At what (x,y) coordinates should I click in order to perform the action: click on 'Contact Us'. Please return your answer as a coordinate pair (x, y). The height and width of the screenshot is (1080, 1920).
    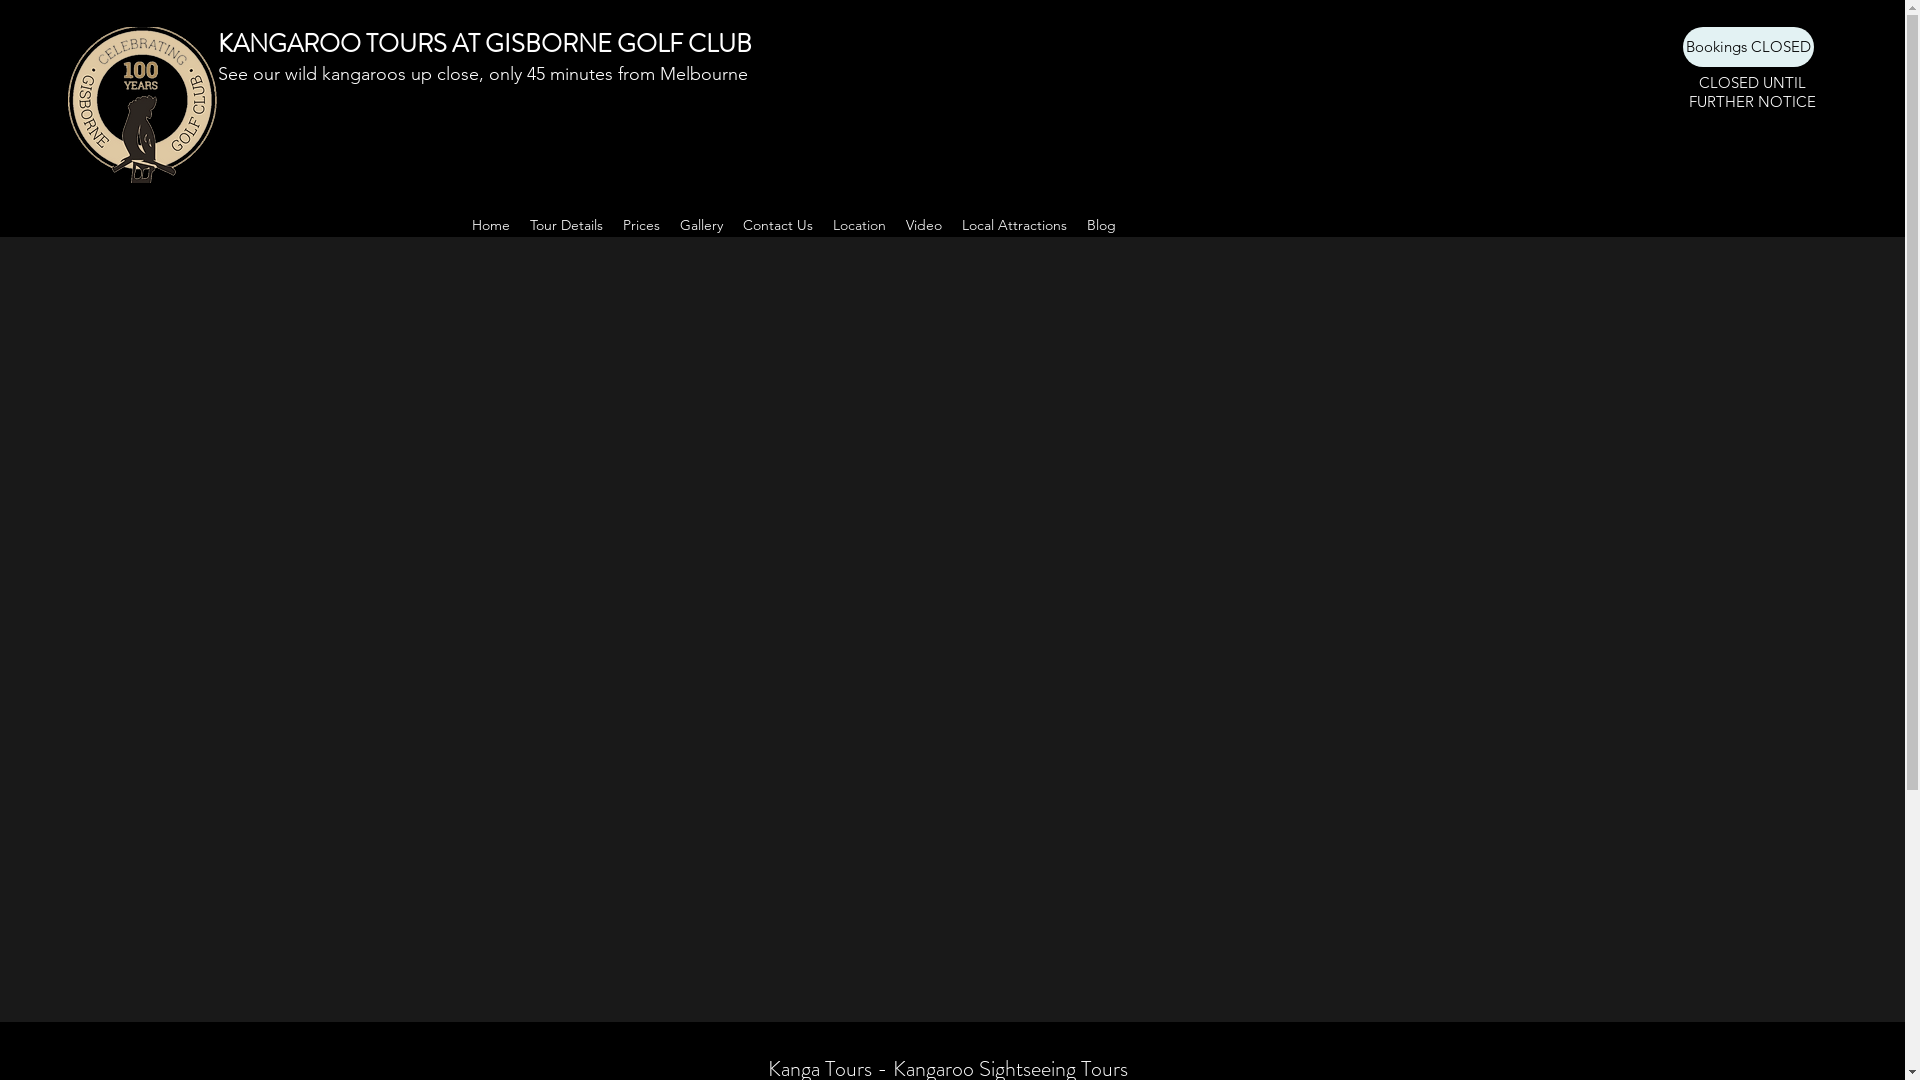
    Looking at the image, I should click on (776, 224).